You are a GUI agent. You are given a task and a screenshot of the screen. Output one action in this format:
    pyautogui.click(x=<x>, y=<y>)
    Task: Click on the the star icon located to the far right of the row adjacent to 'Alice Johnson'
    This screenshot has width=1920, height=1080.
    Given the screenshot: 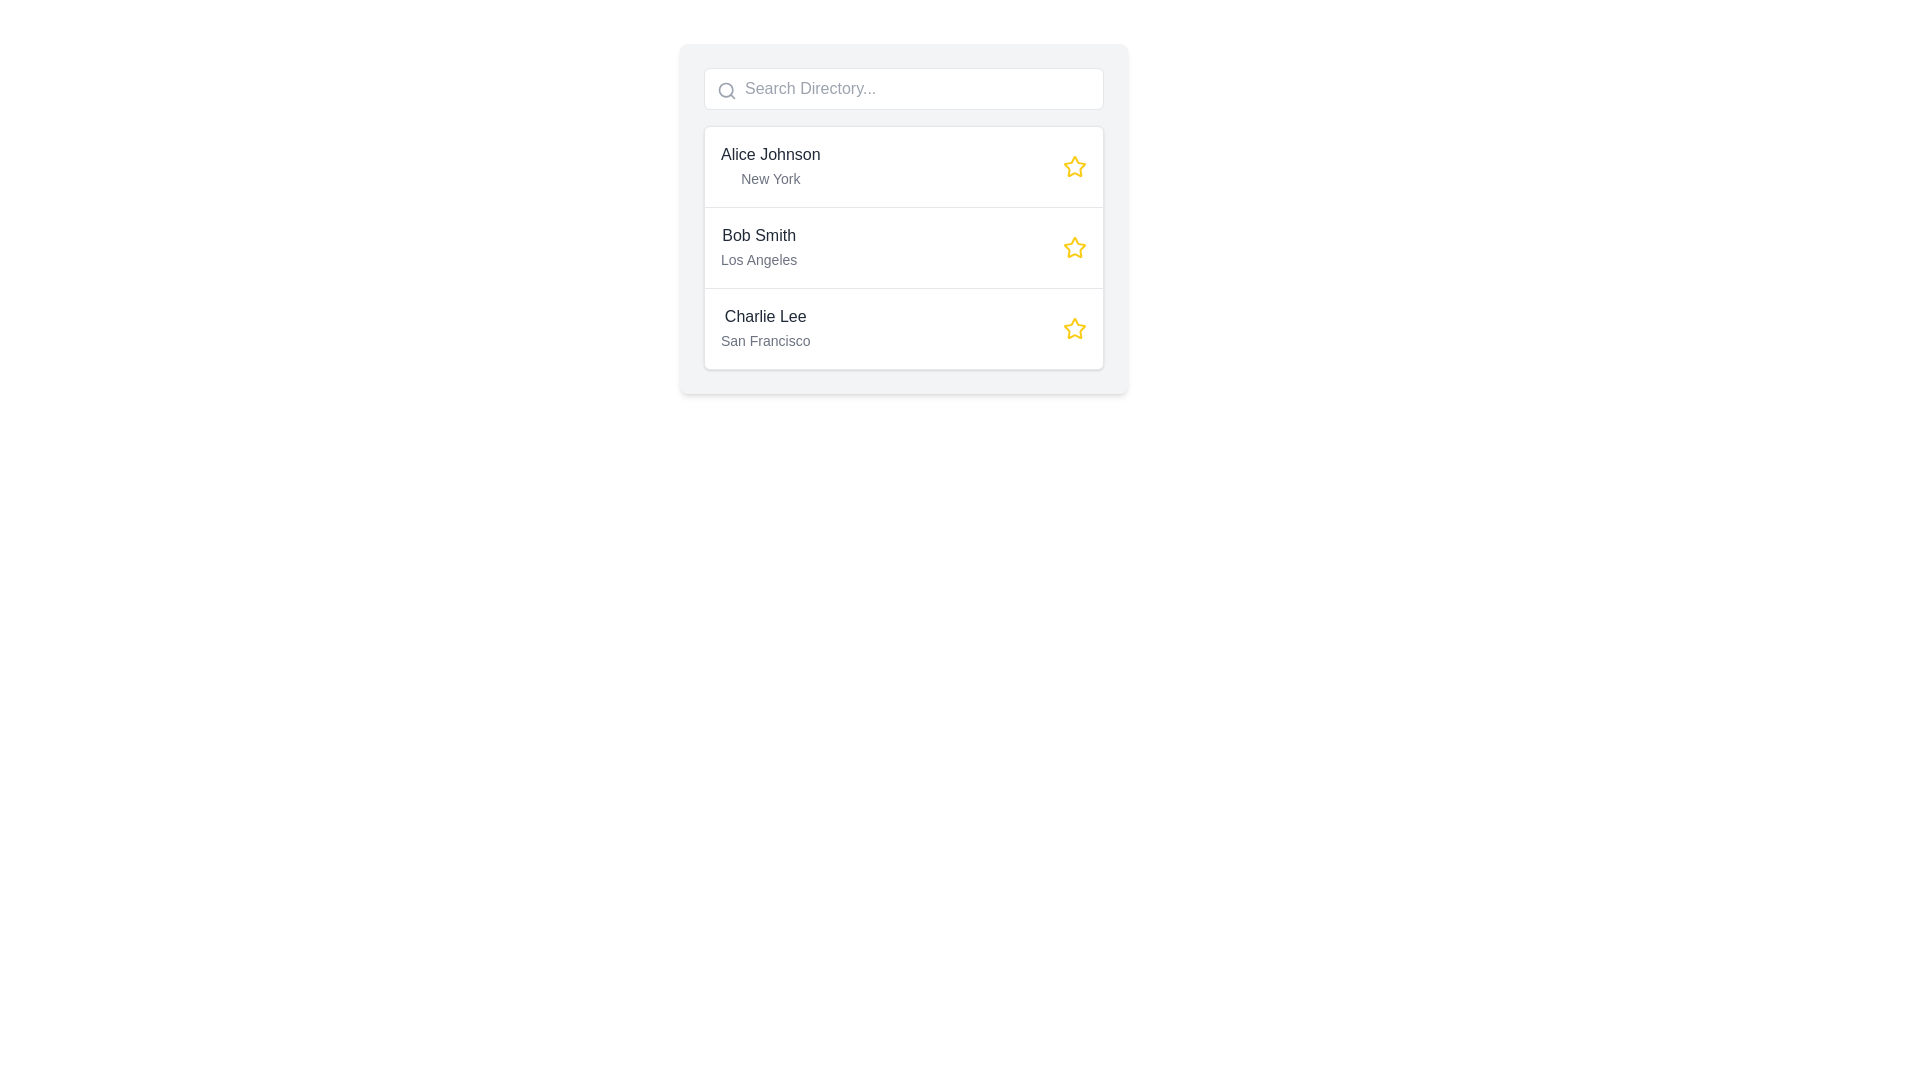 What is the action you would take?
    pyautogui.click(x=1074, y=165)
    